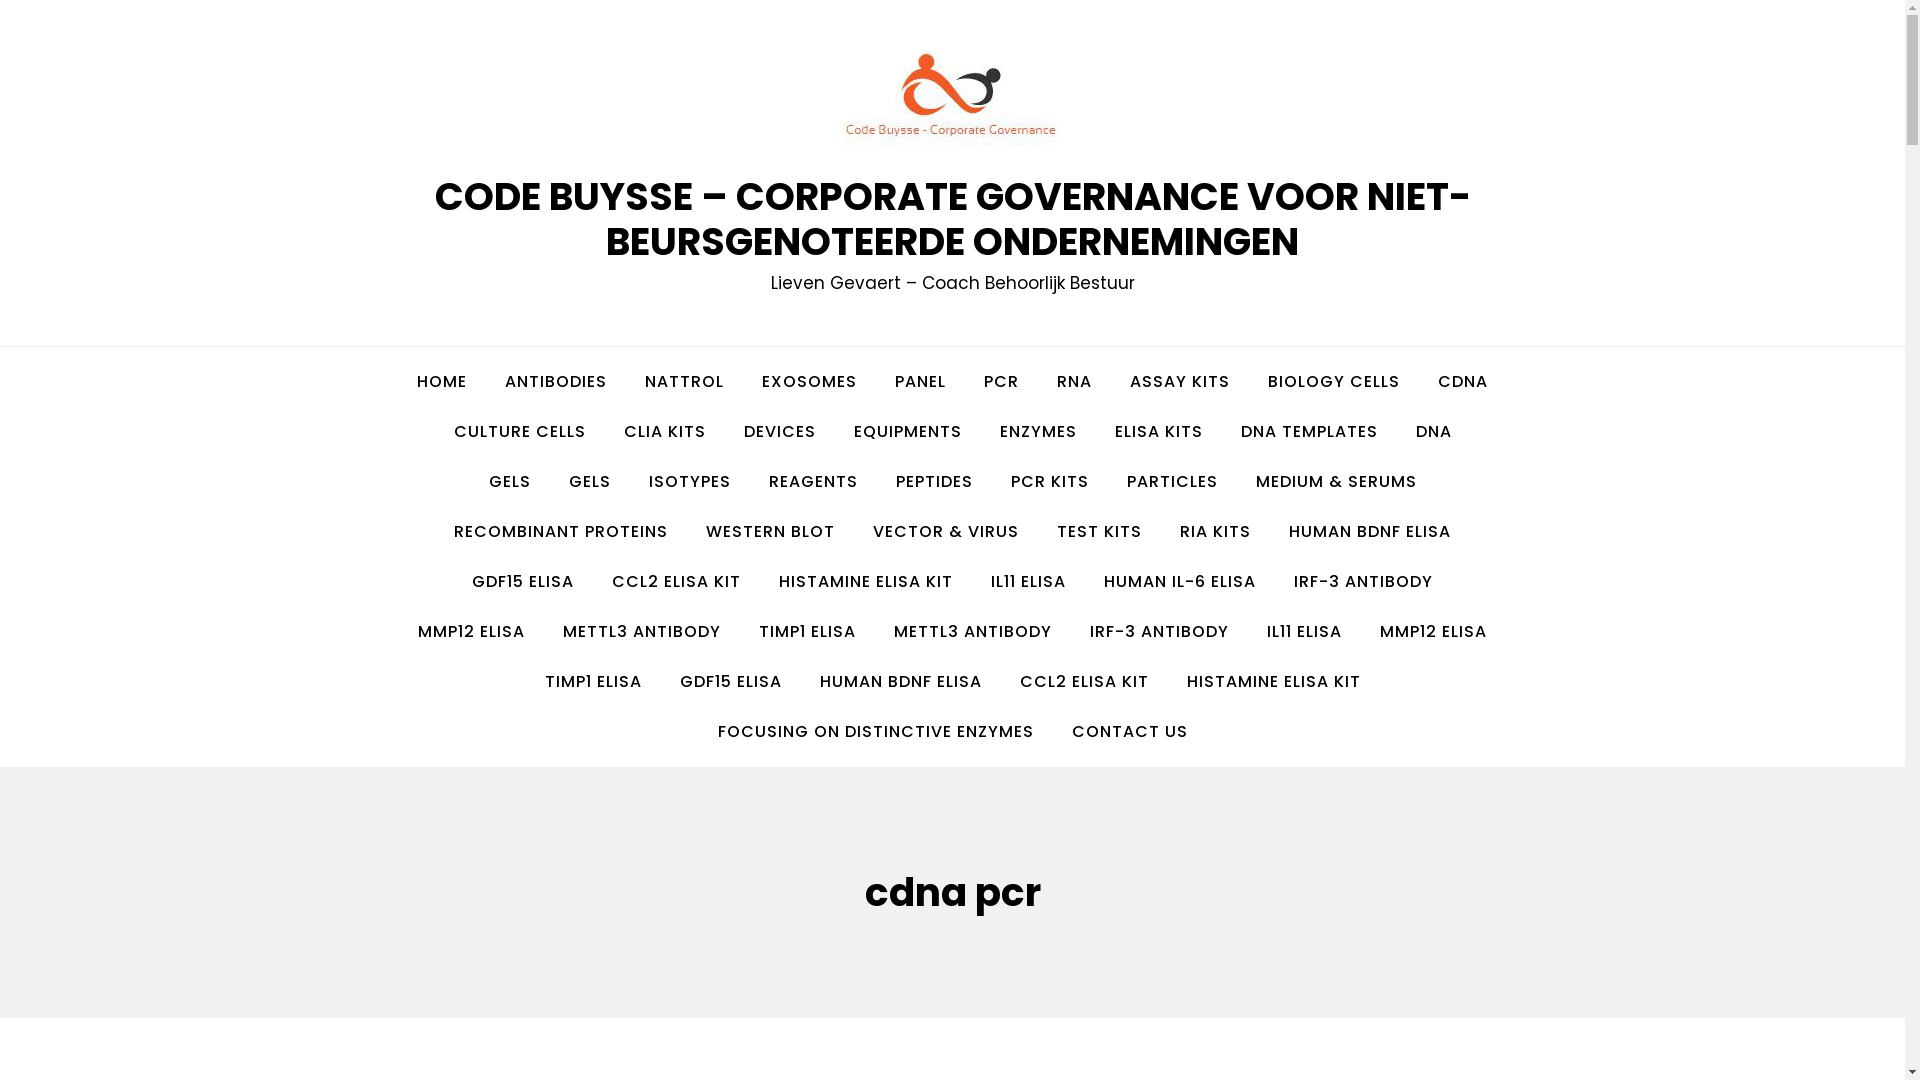 This screenshot has height=1080, width=1920. Describe the element at coordinates (556, 381) in the screenshot. I see `'ANTIBODIES'` at that location.